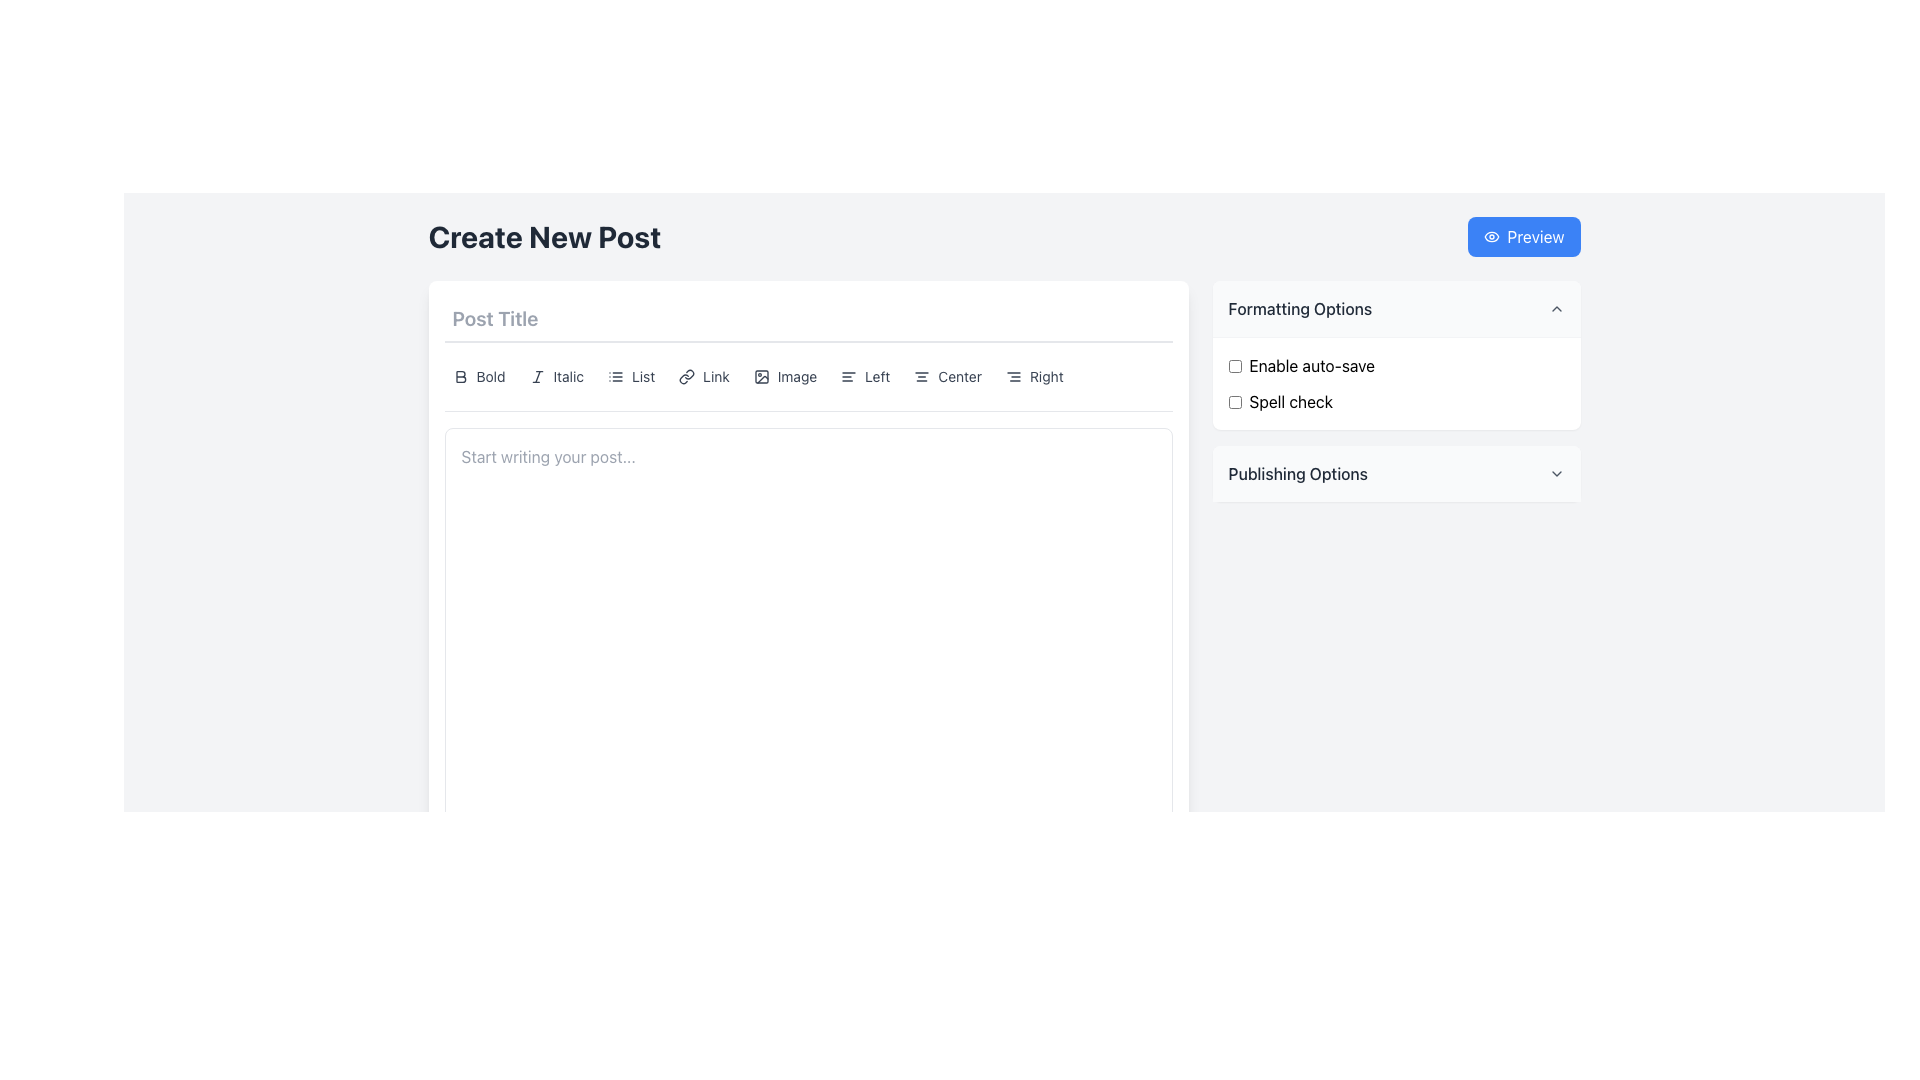  What do you see at coordinates (1312, 366) in the screenshot?
I see `text label 'Enable auto-save' to understand the function of the adjacent checkbox in the 'Formatting Options' section` at bounding box center [1312, 366].